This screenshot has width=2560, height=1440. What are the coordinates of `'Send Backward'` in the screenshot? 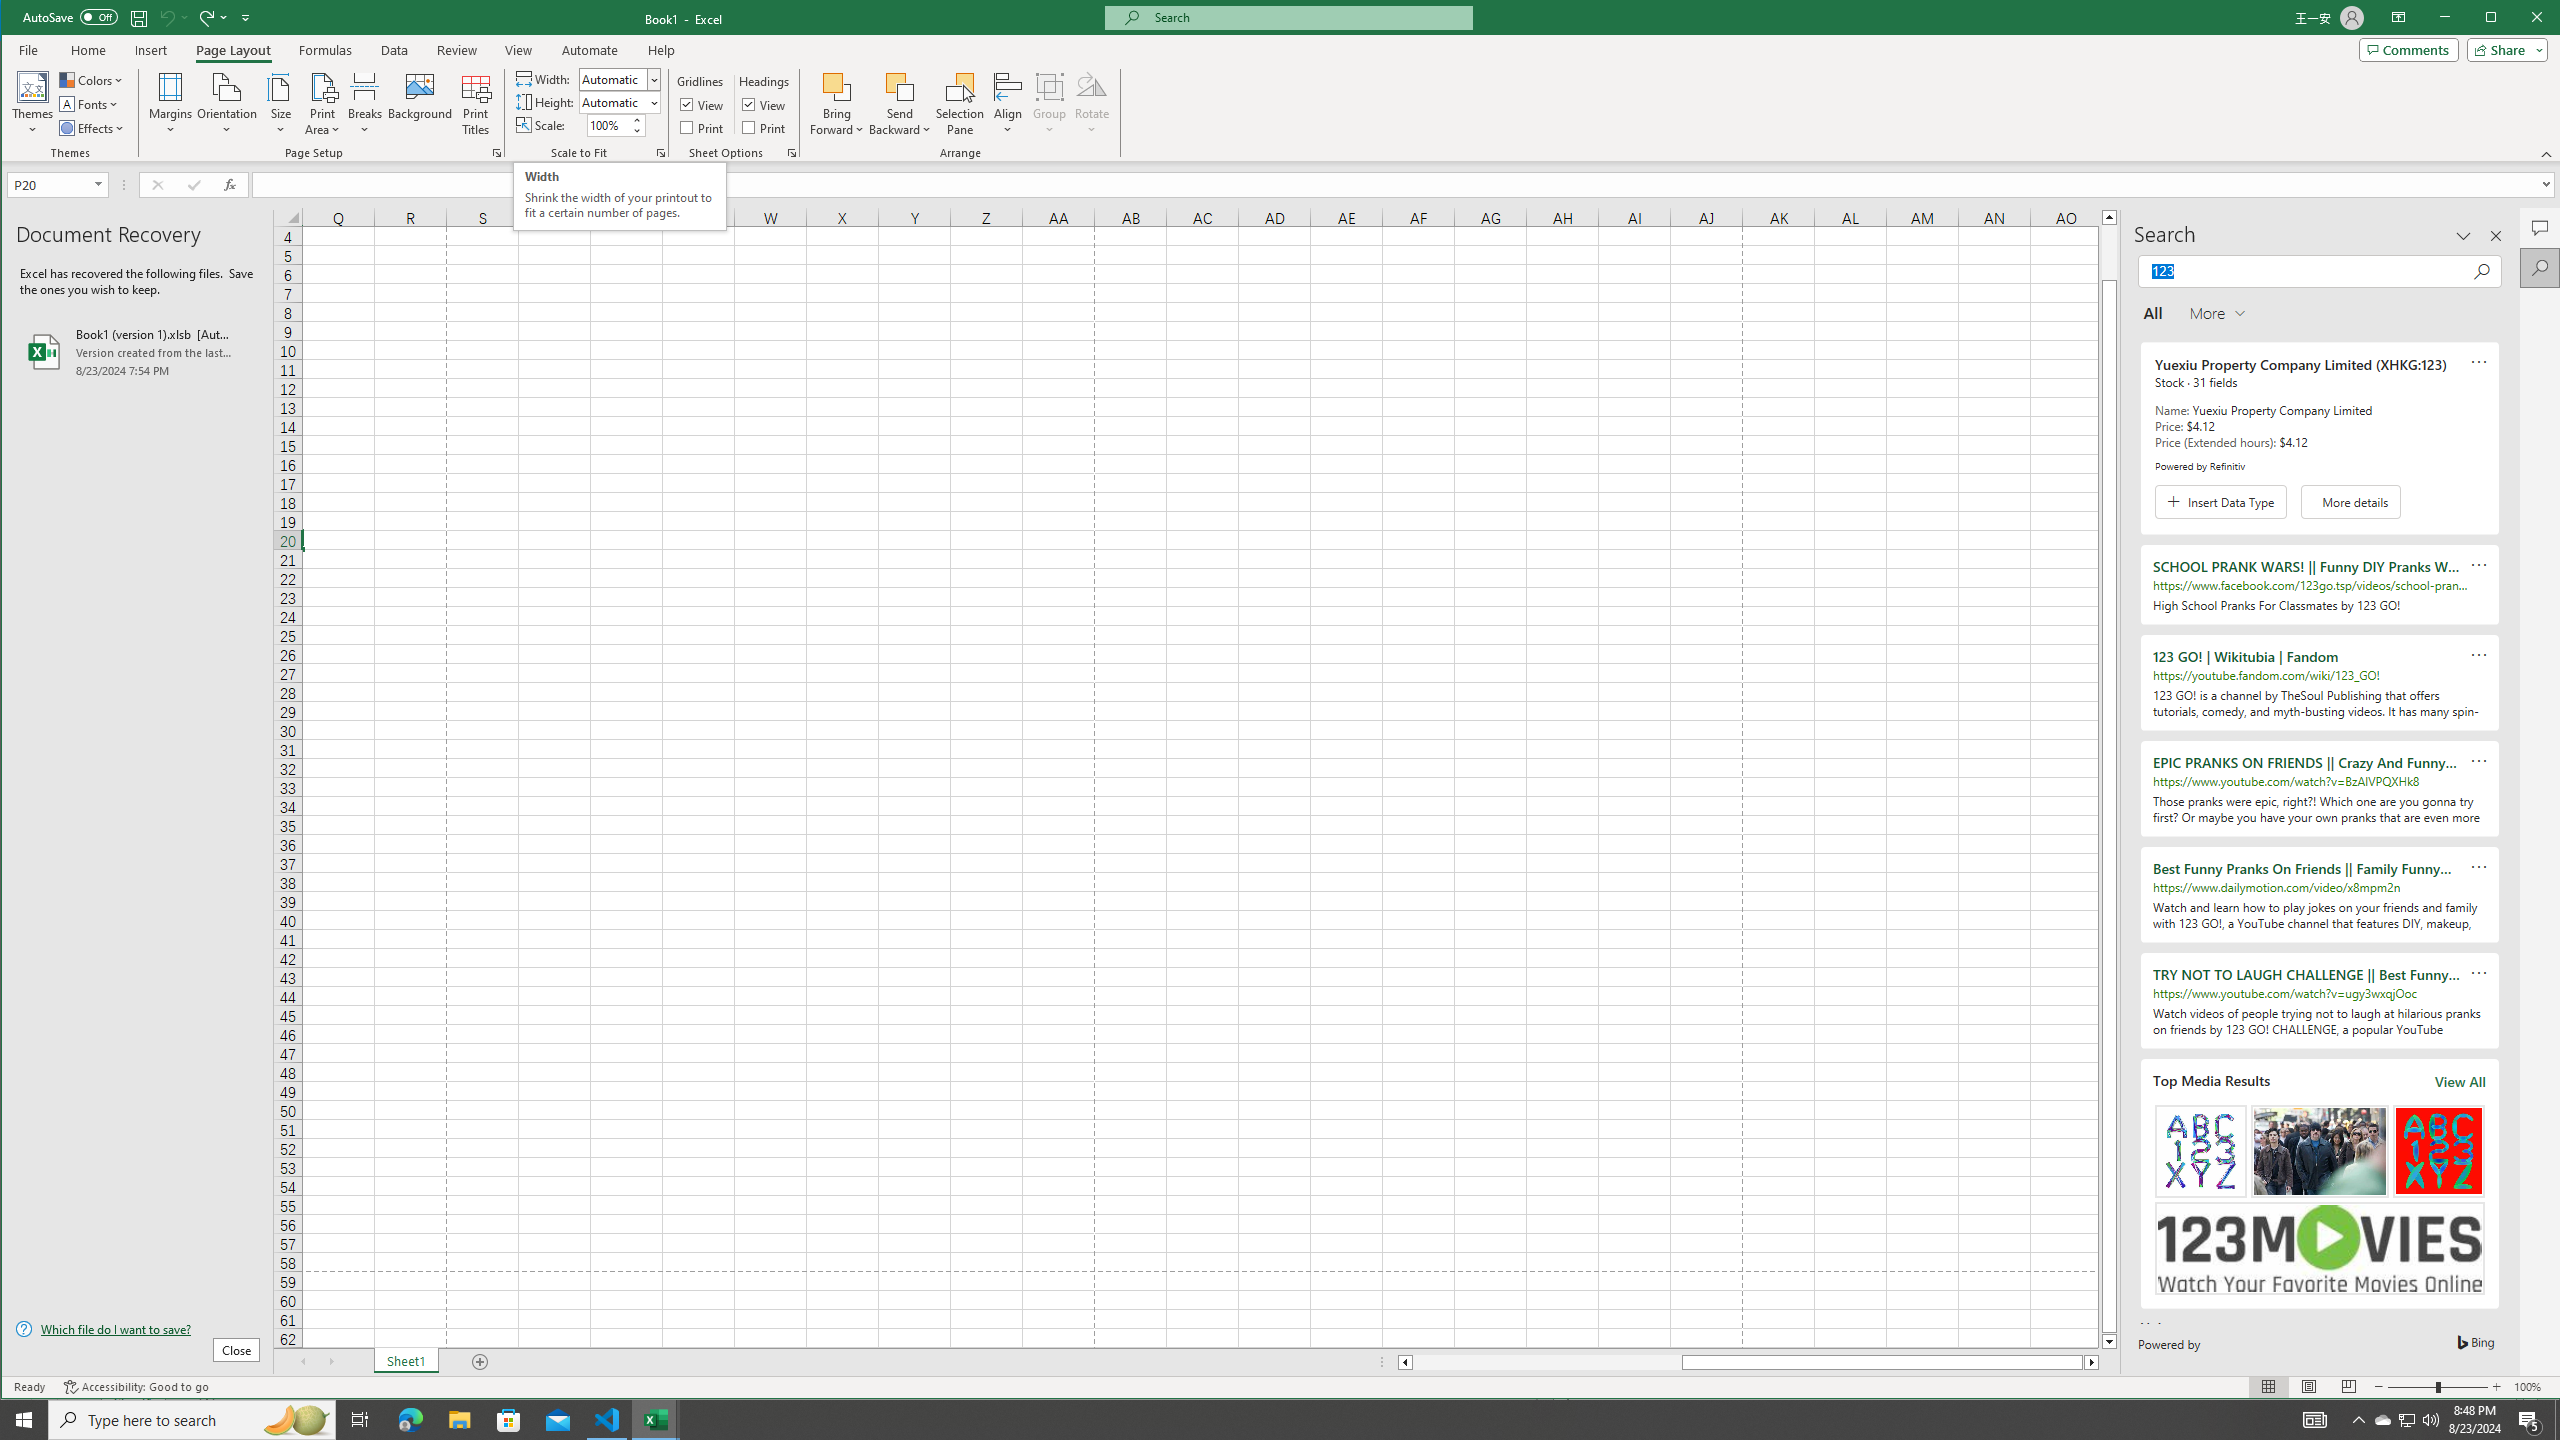 It's located at (900, 103).